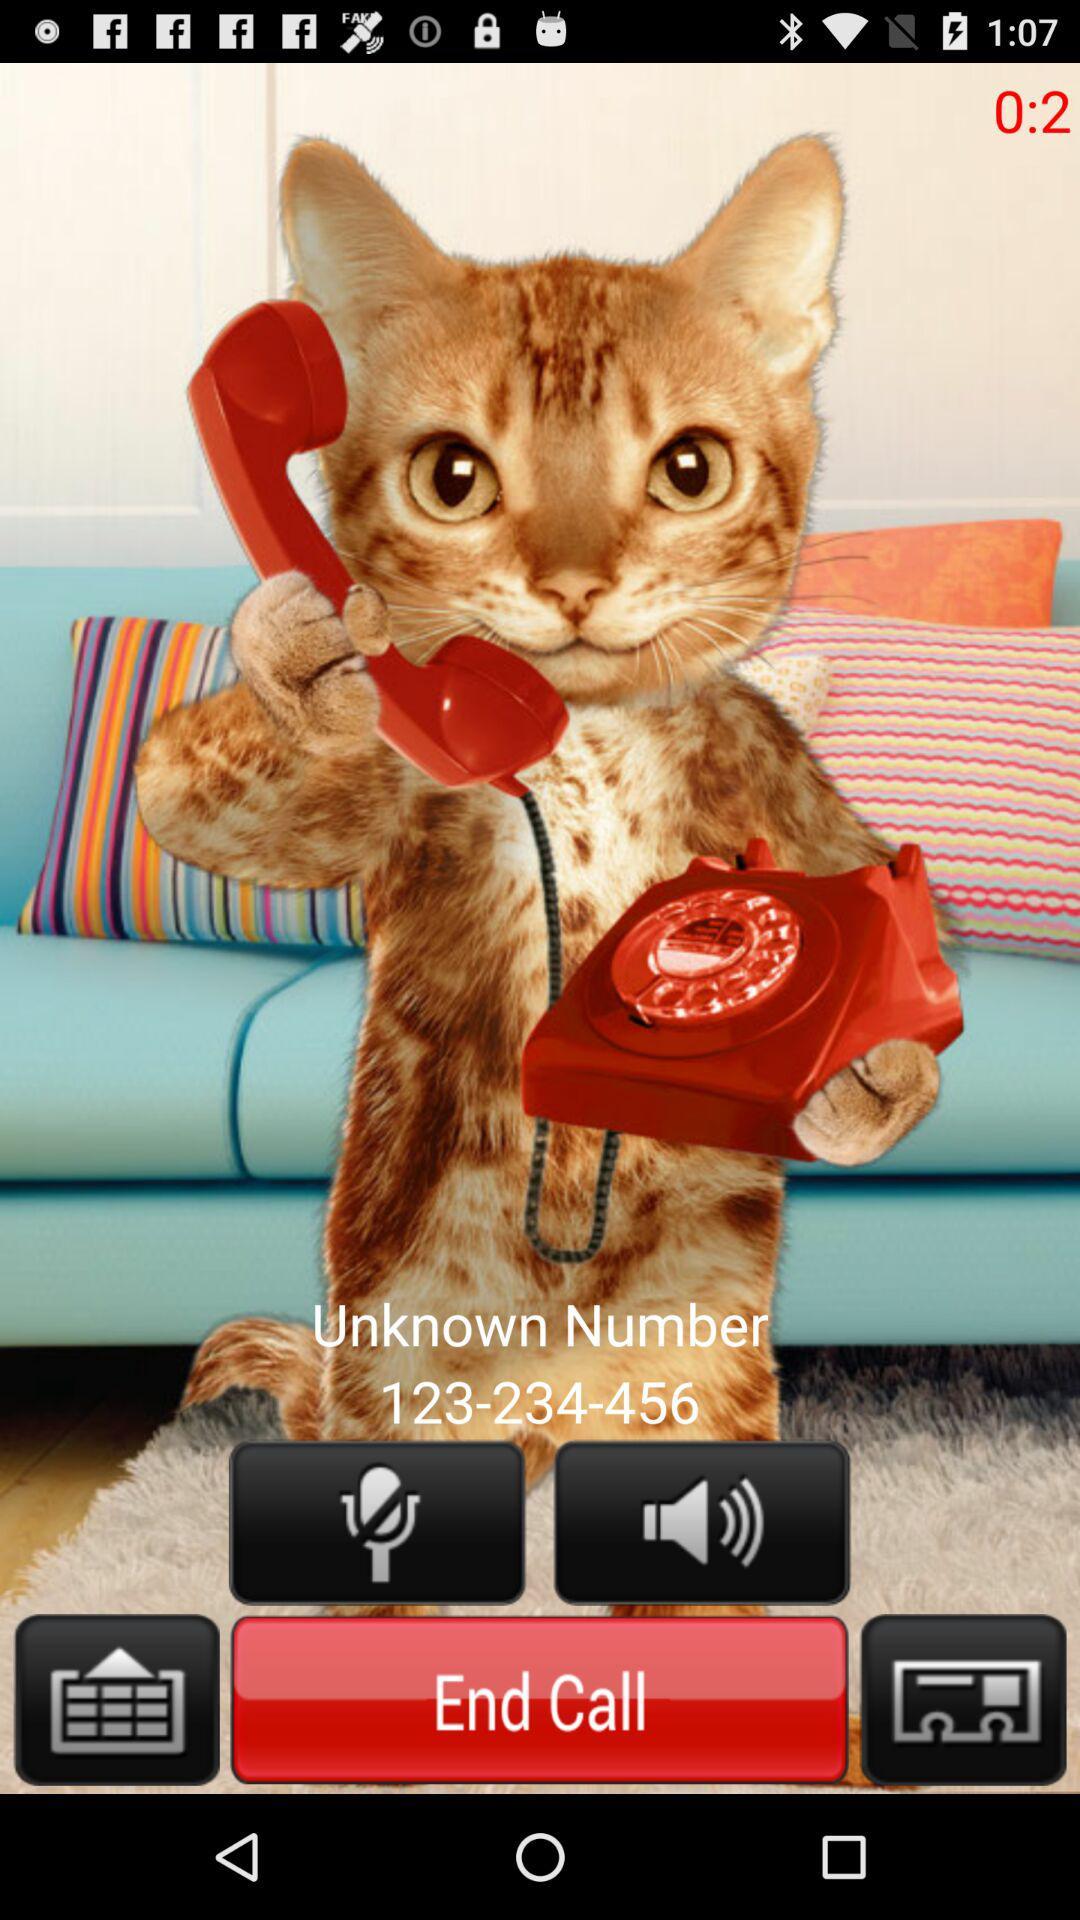  I want to click on mute microphone, so click(377, 1521).